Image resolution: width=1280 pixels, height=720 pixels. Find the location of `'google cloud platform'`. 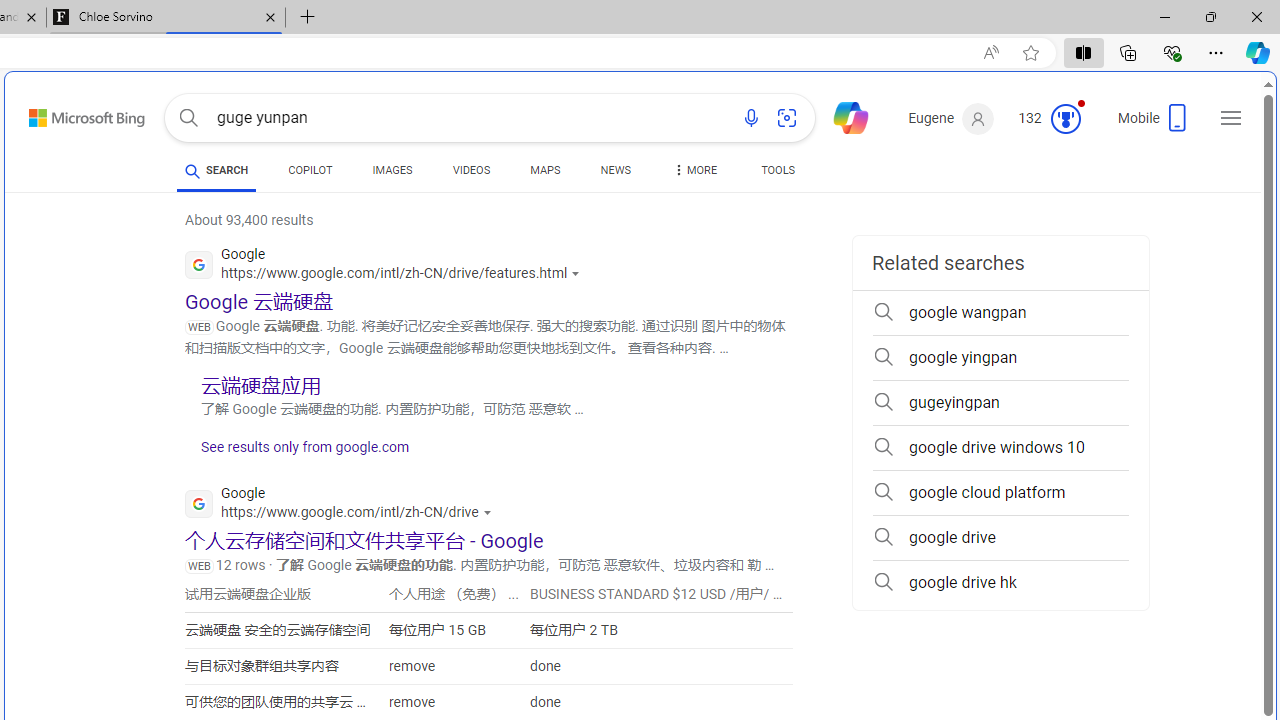

'google cloud platform' is located at coordinates (1000, 492).